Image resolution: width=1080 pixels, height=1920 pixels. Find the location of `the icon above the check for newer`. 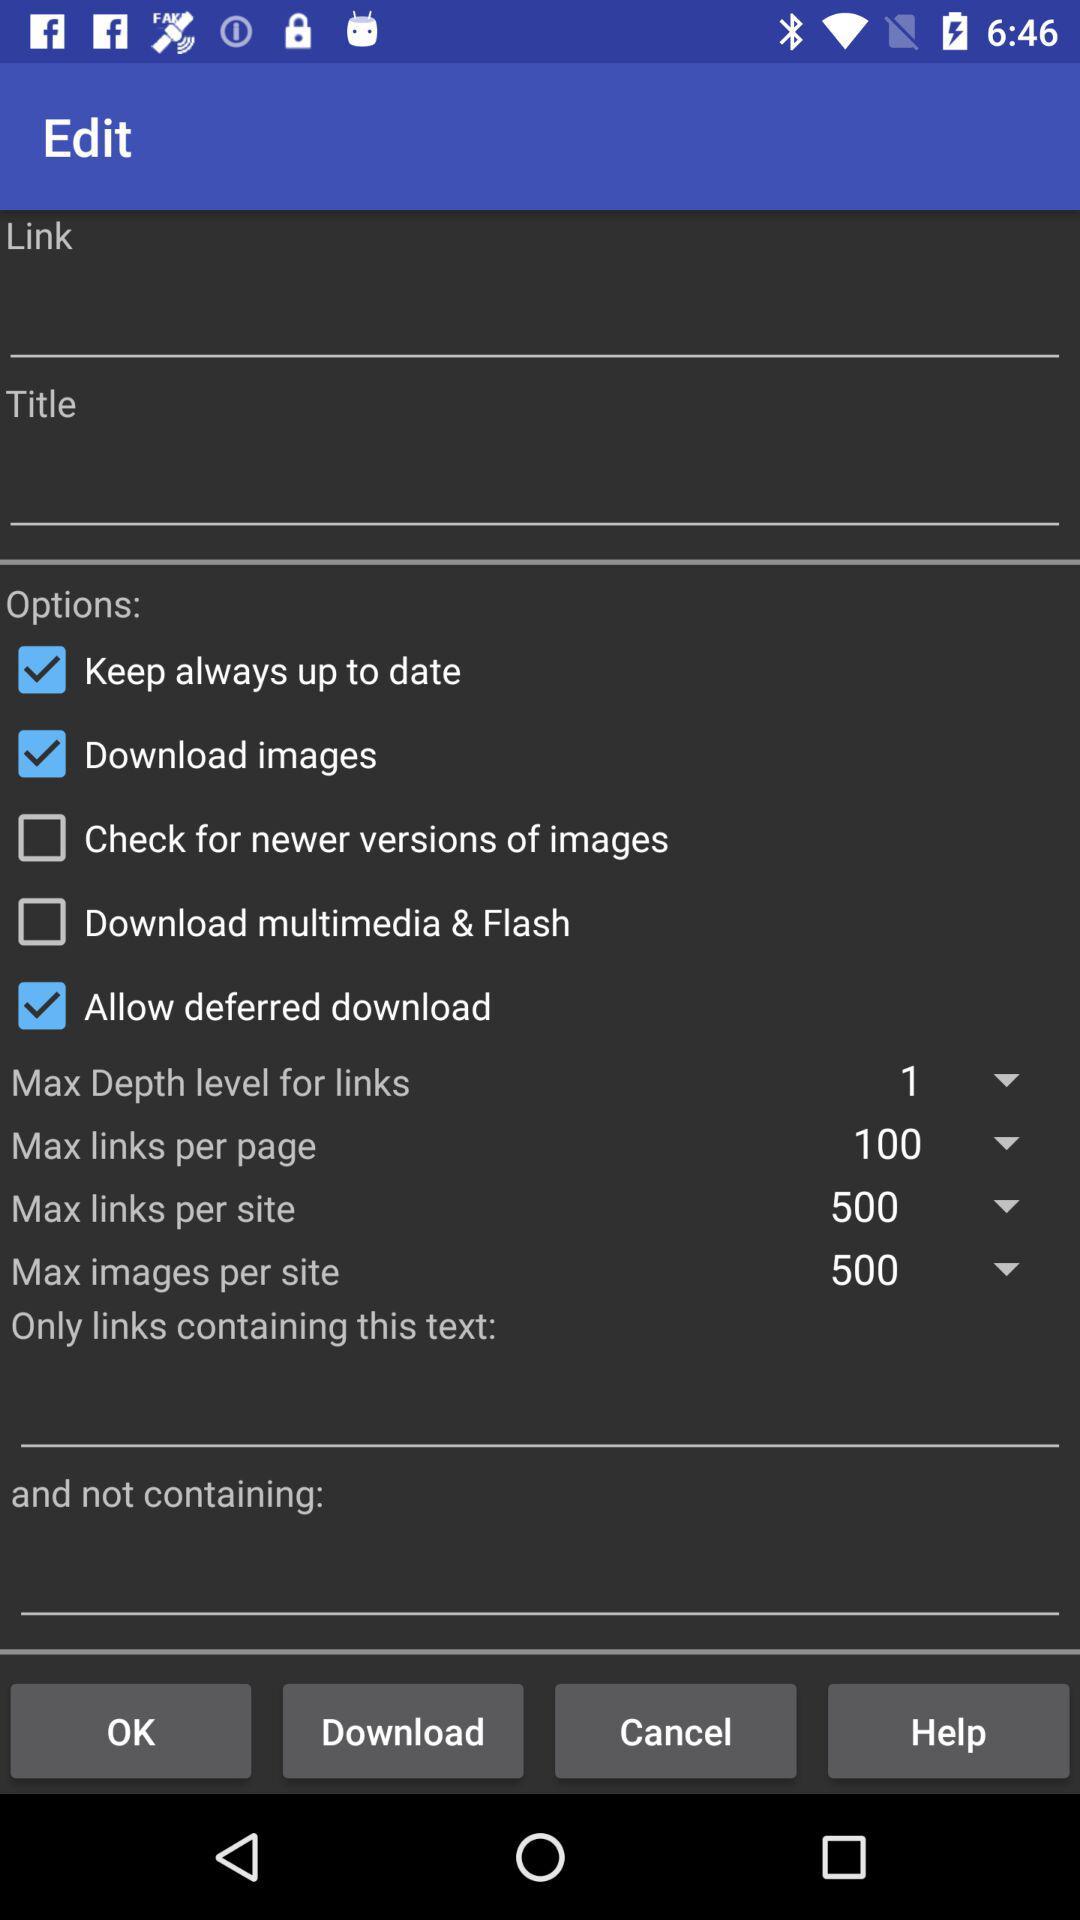

the icon above the check for newer is located at coordinates (540, 752).